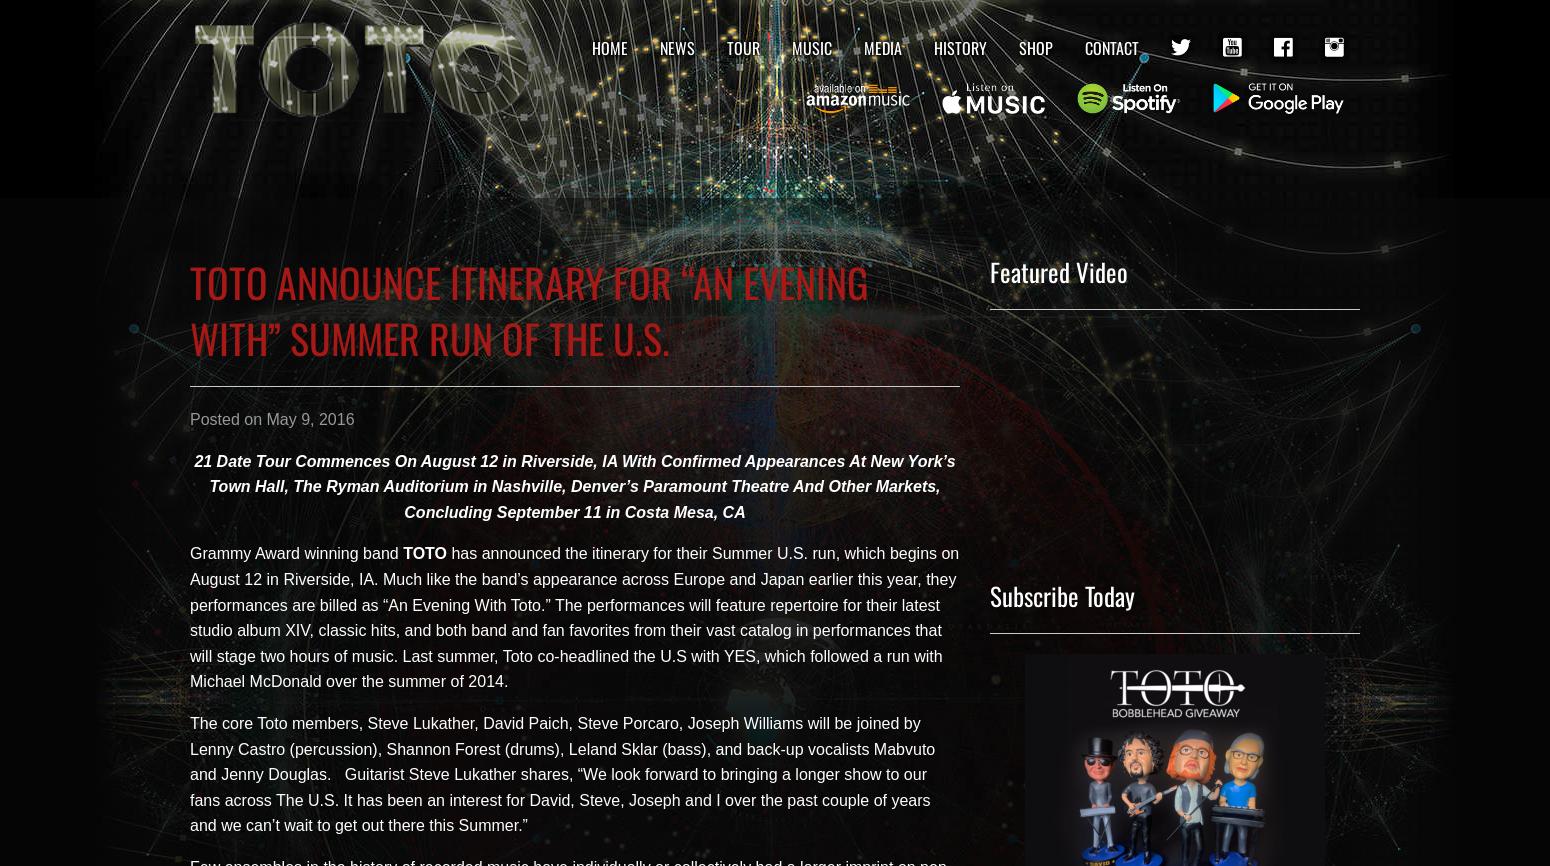  Describe the element at coordinates (425, 553) in the screenshot. I see `'TOTO'` at that location.